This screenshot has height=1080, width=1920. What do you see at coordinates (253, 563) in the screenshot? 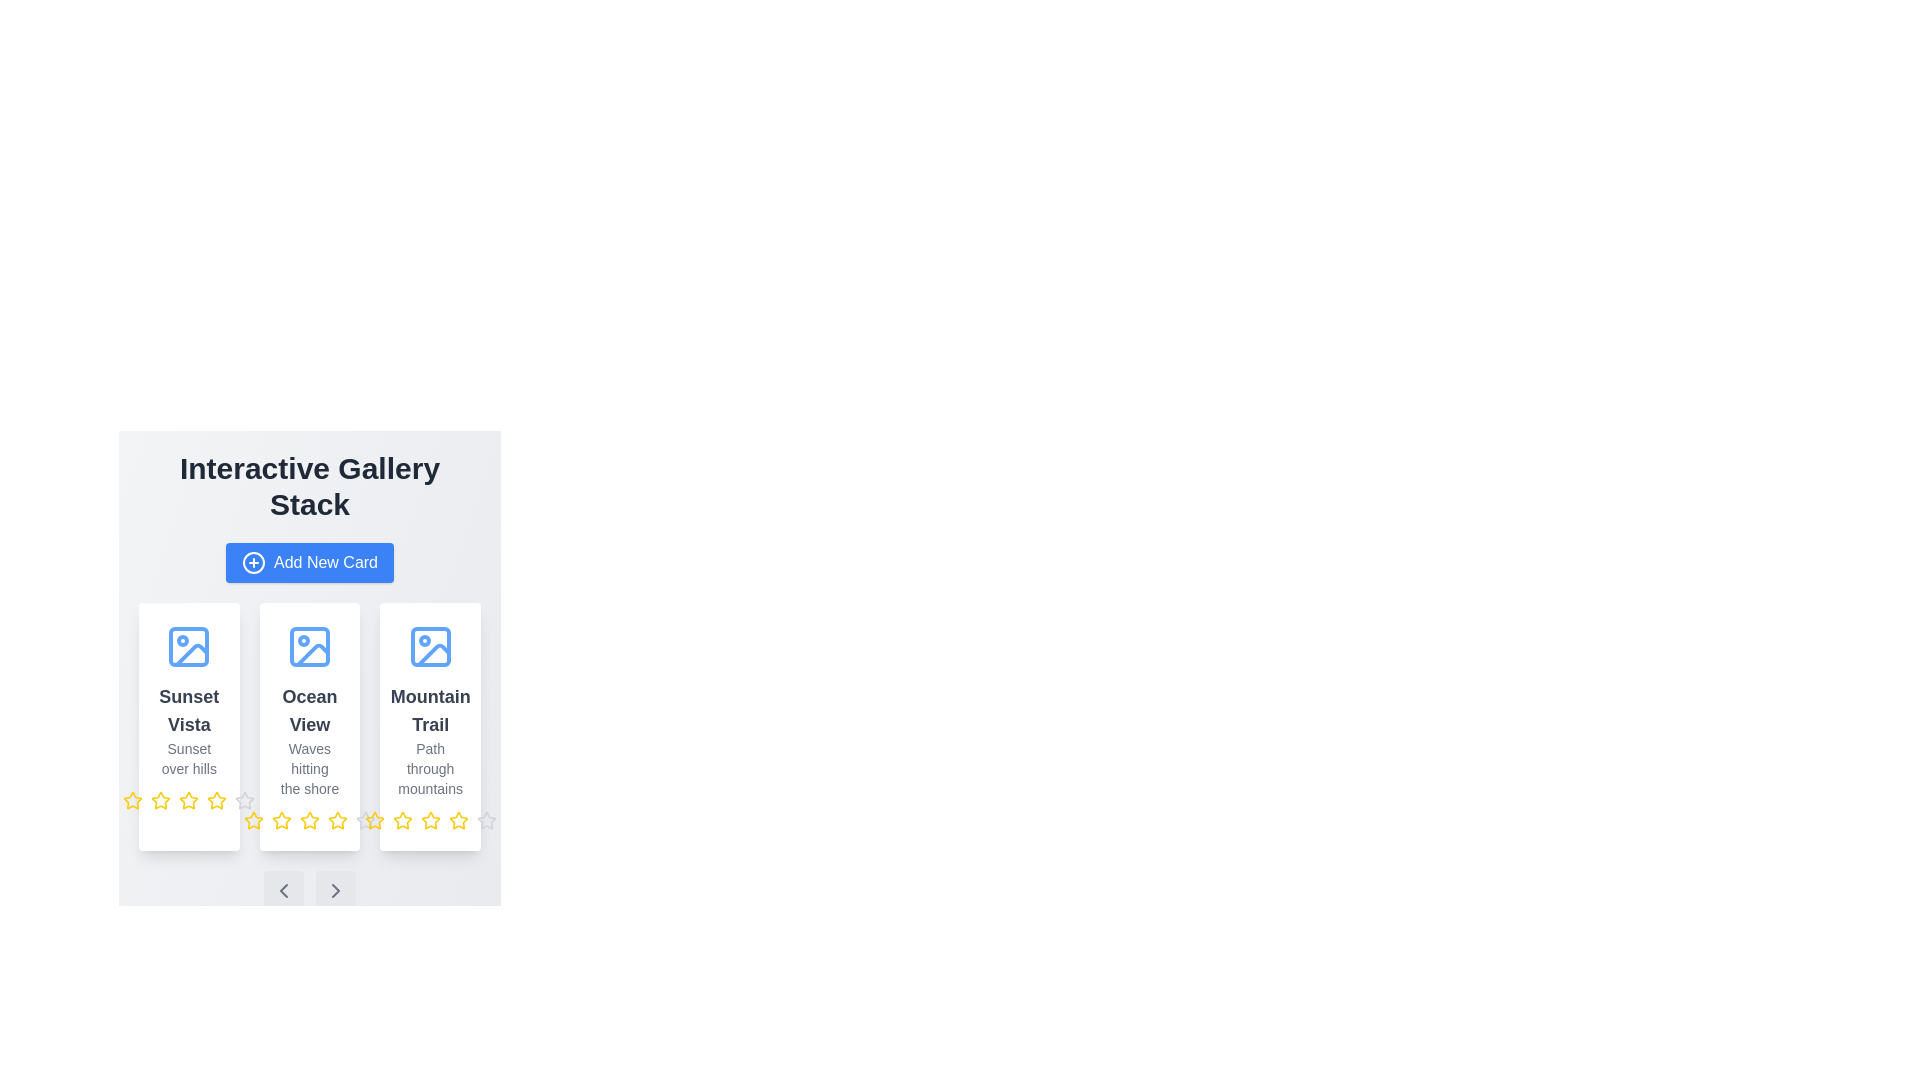
I see `the 'Add' icon located within the blue button labeled 'Add New Card', which is positioned under the title 'Interactive Gallery Stack'` at bounding box center [253, 563].